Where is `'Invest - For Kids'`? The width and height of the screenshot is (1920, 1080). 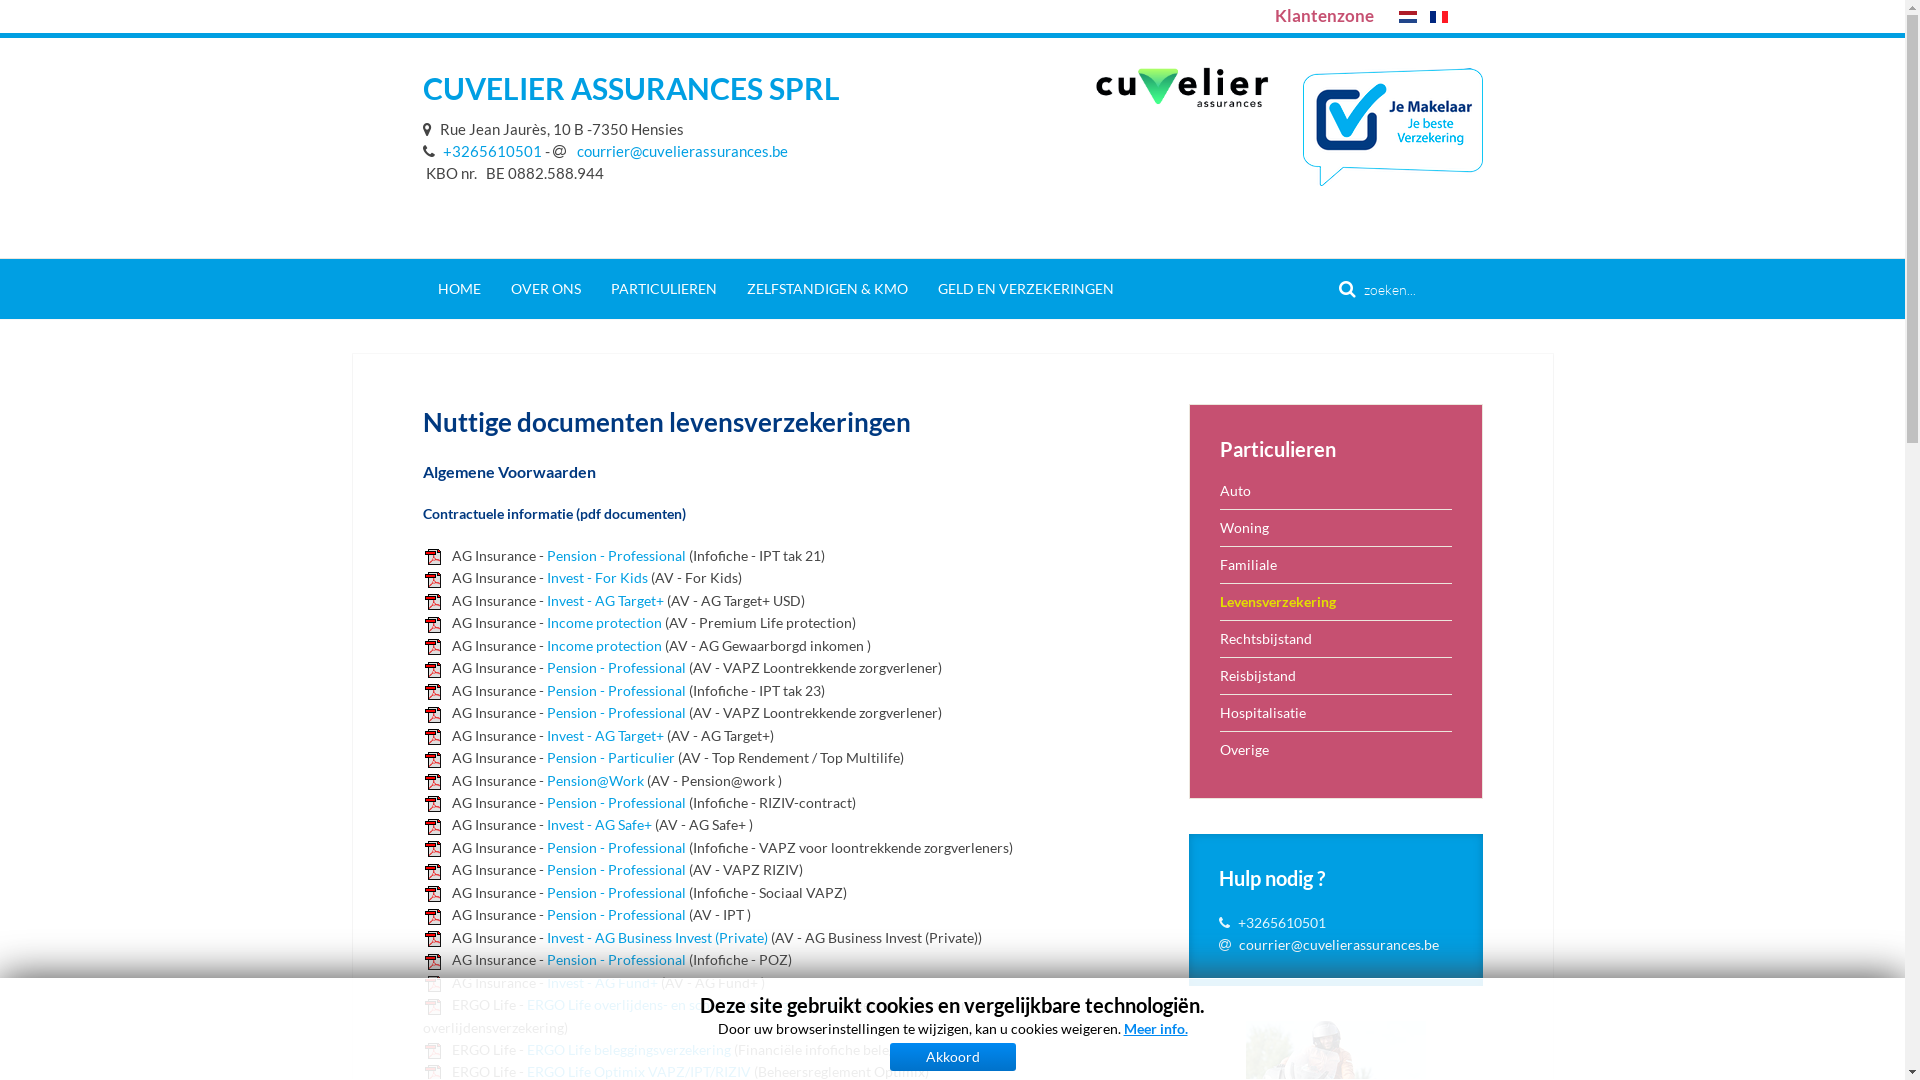 'Invest - For Kids' is located at coordinates (546, 577).